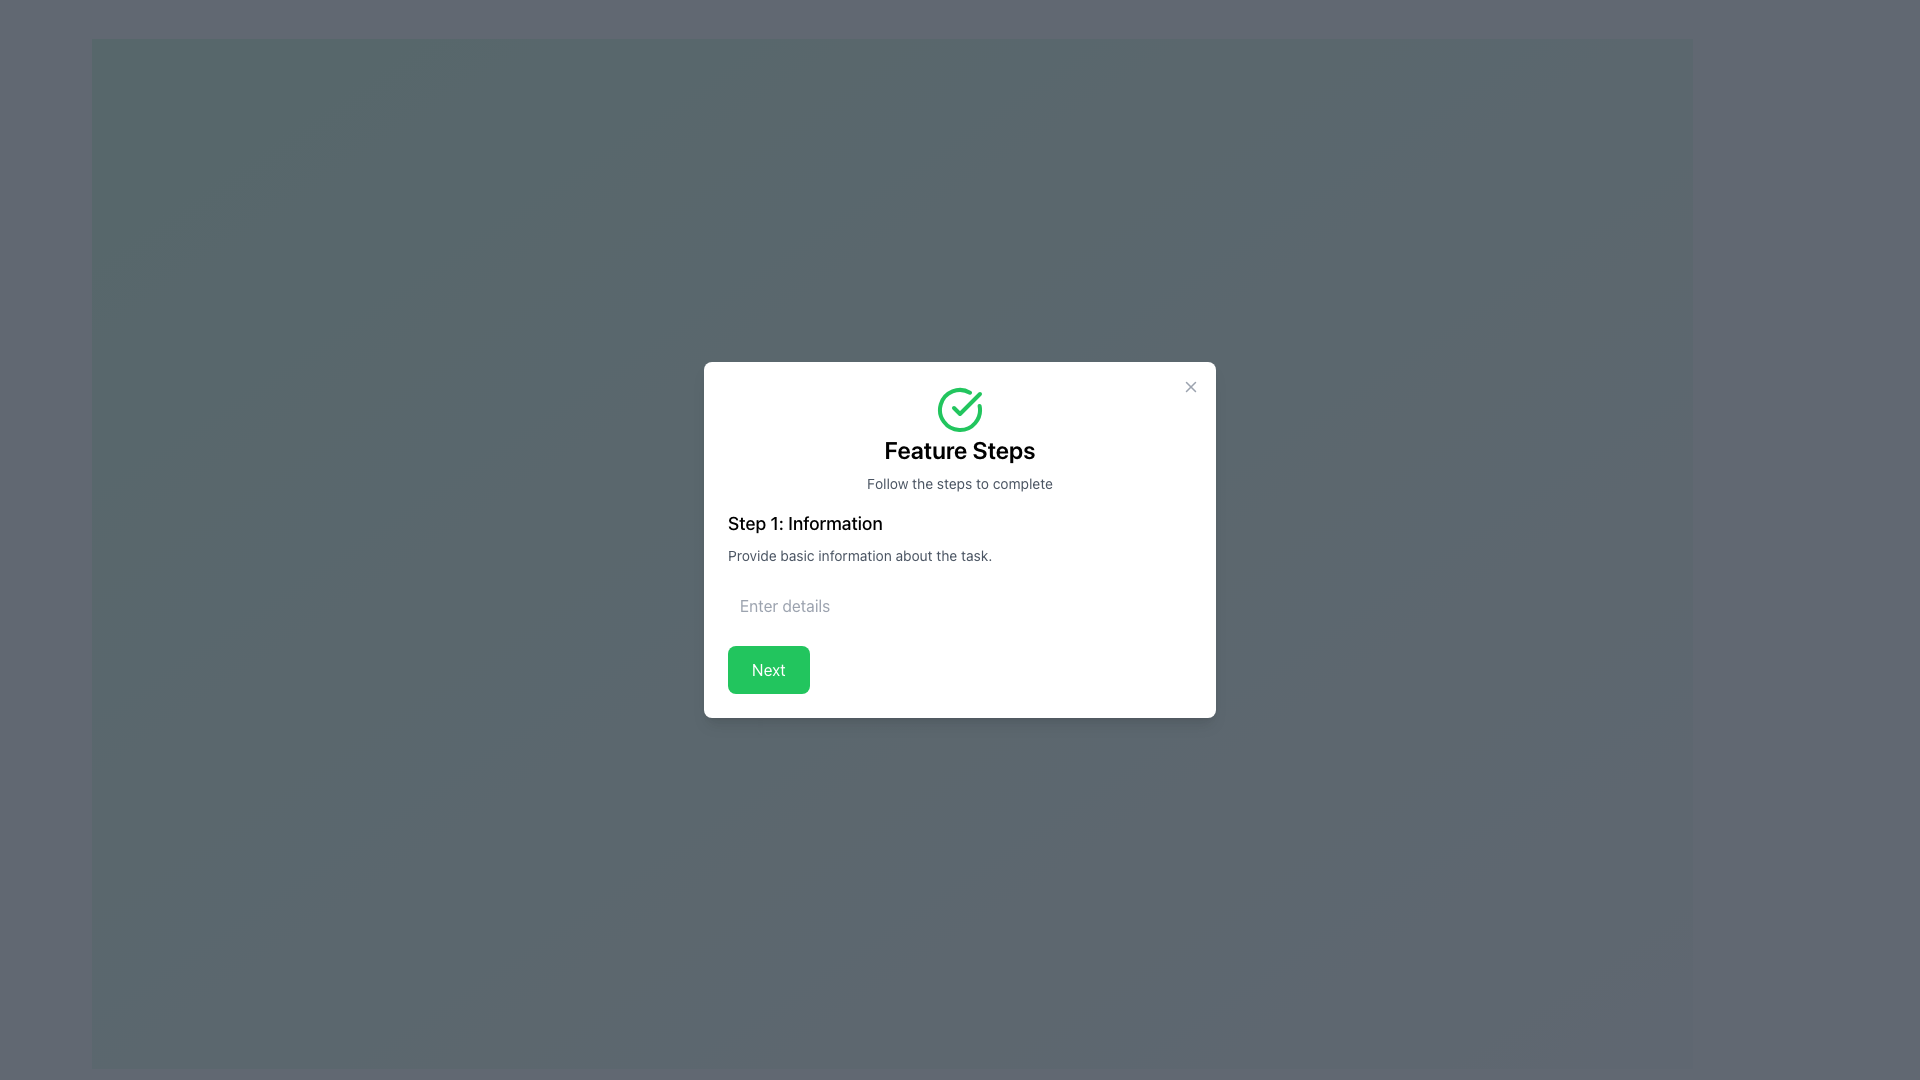 The height and width of the screenshot is (1080, 1920). I want to click on the second text label that provides descriptive information or instructions, located below the heading 'Step 1: Information' and above the input box labeled 'Enter details', so click(960, 555).